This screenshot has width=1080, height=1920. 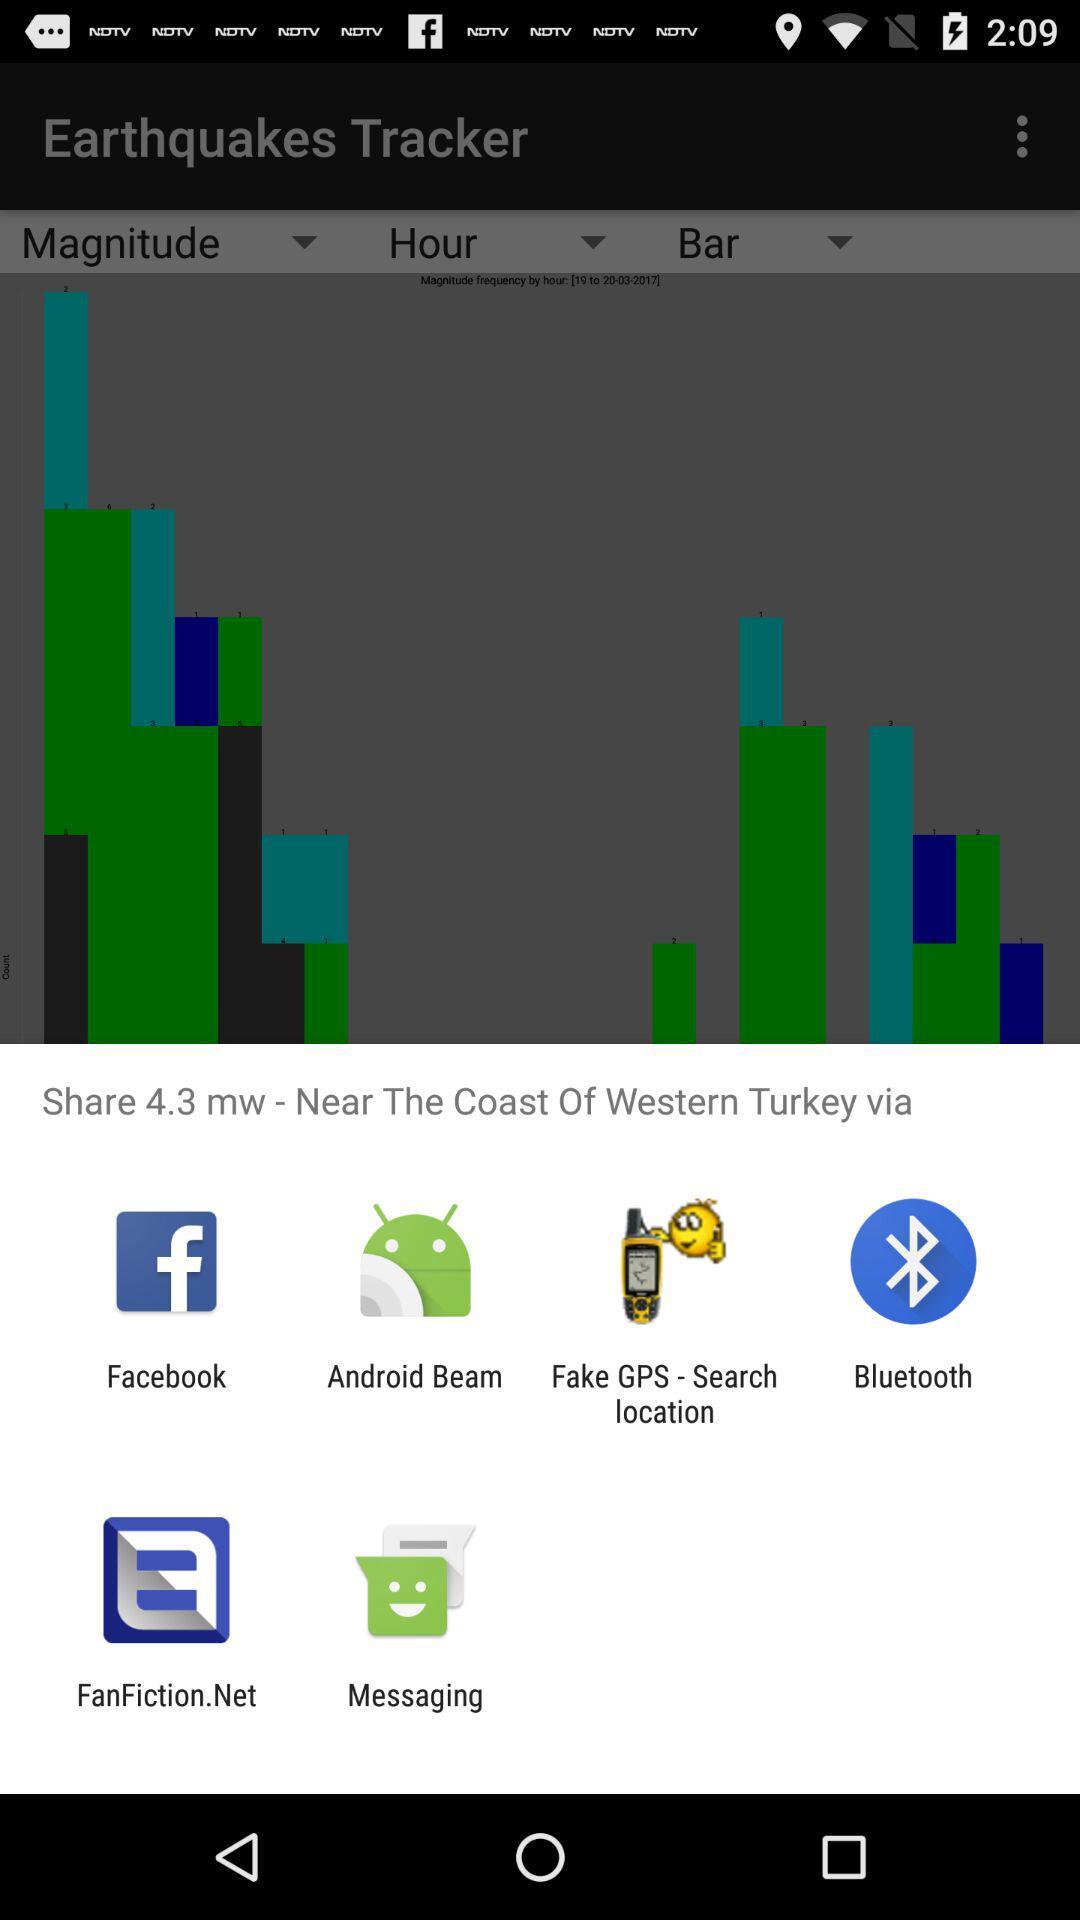 What do you see at coordinates (165, 1392) in the screenshot?
I see `app to the left of android beam icon` at bounding box center [165, 1392].